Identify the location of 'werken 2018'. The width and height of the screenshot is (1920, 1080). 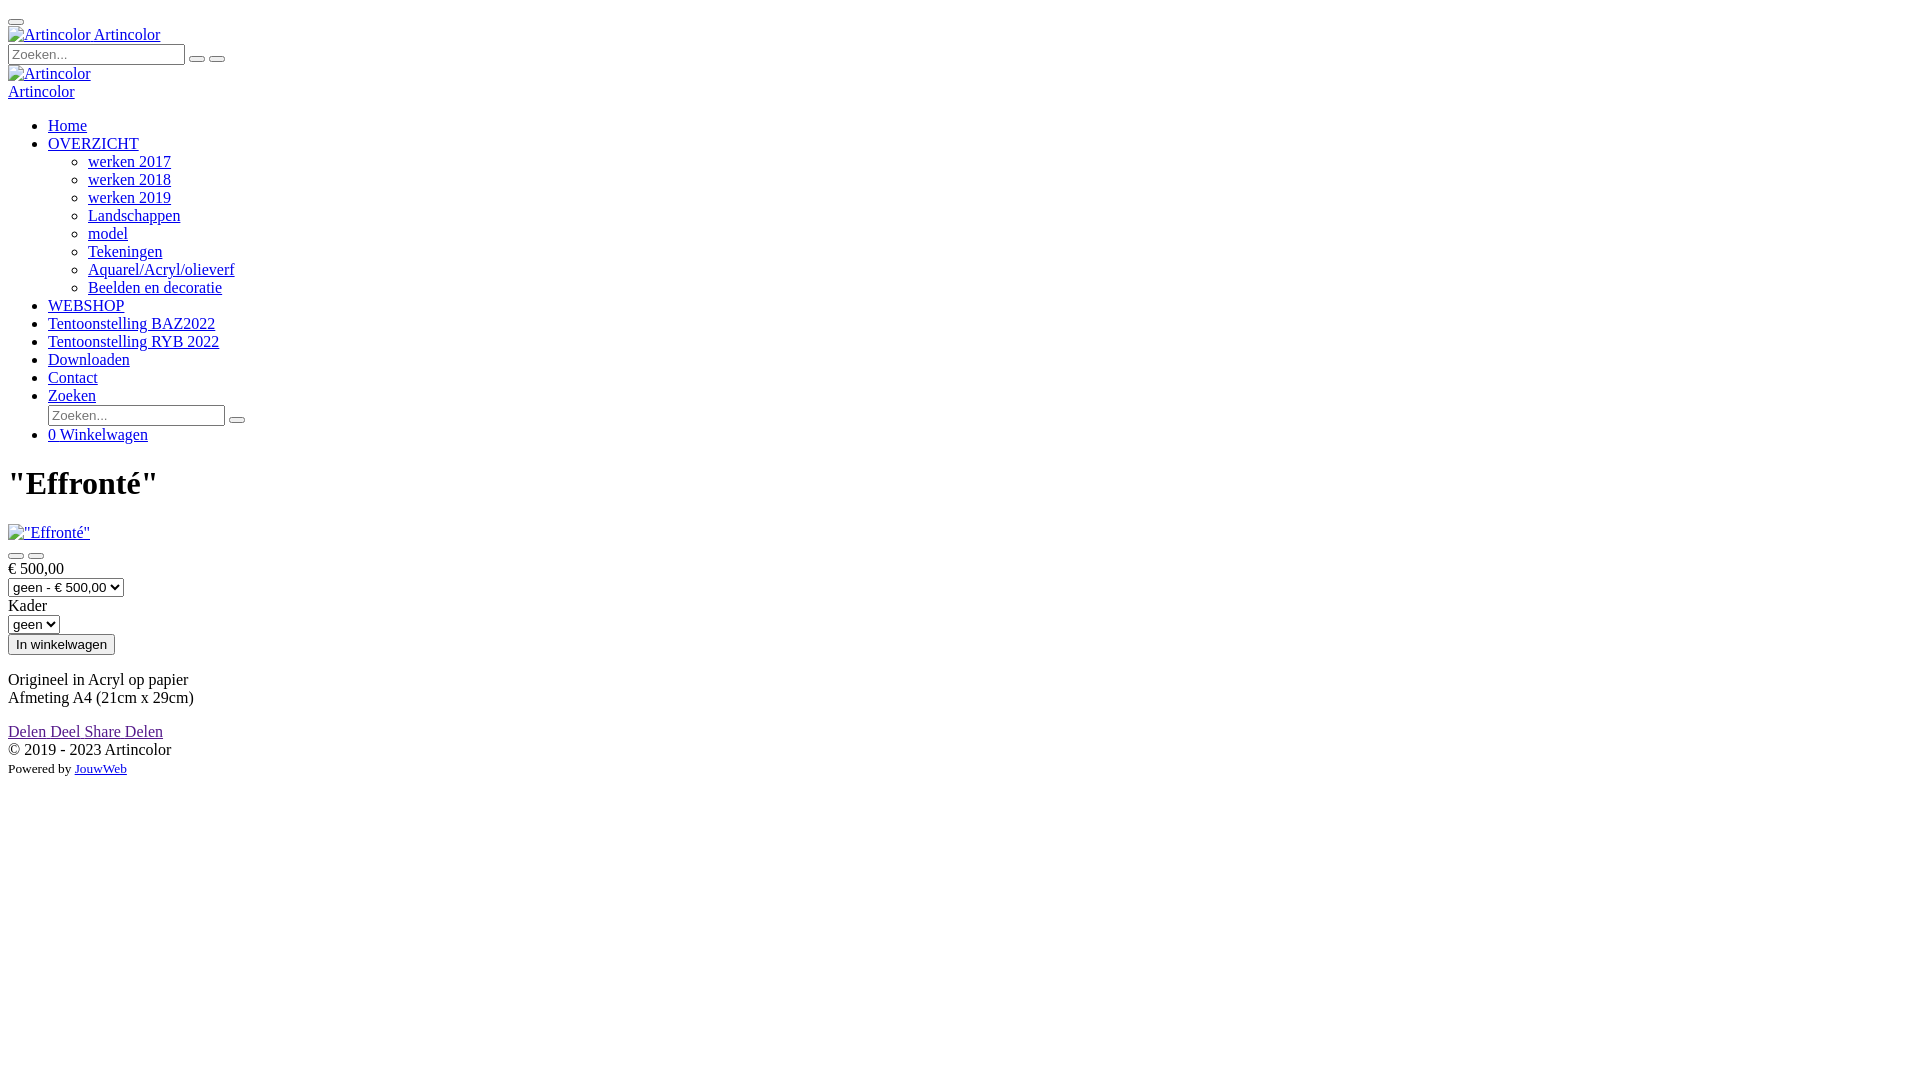
(86, 178).